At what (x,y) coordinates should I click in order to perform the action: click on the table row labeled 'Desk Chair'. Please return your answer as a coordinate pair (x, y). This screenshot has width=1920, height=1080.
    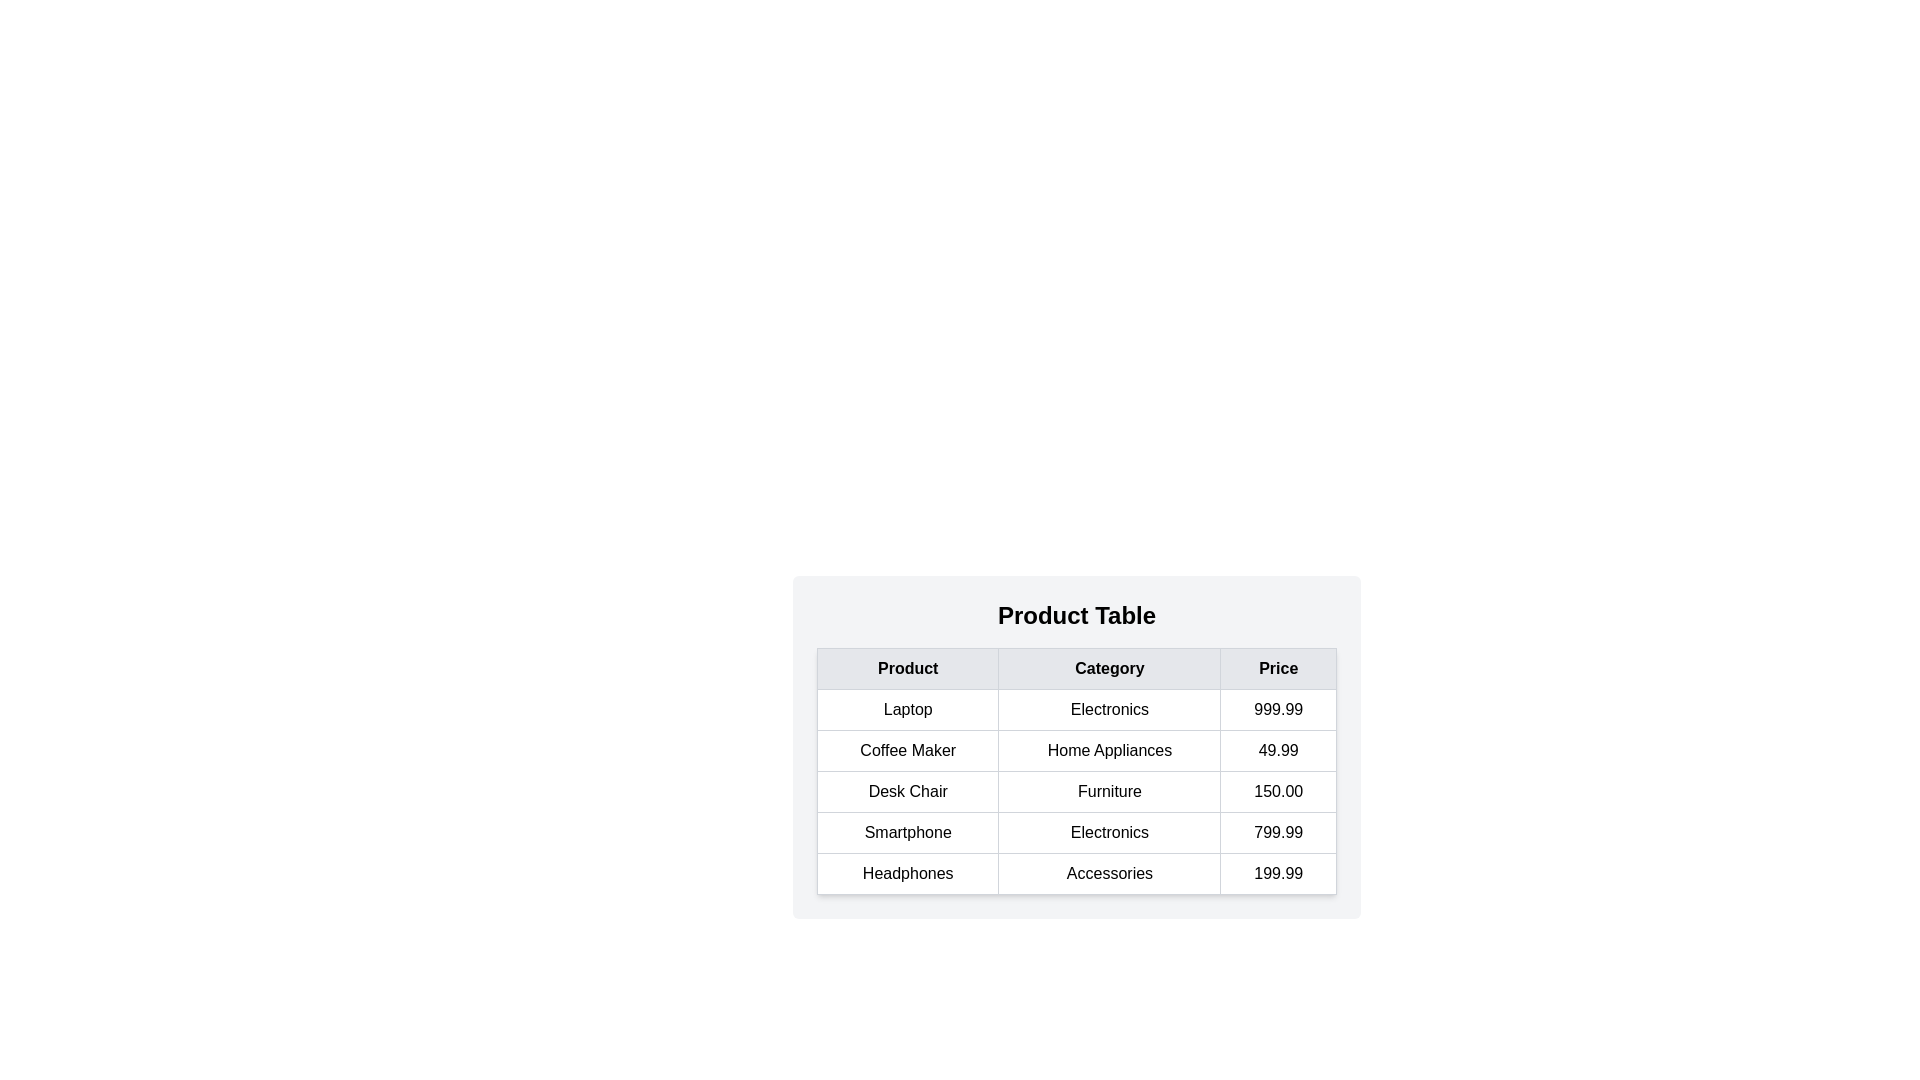
    Looking at the image, I should click on (1075, 790).